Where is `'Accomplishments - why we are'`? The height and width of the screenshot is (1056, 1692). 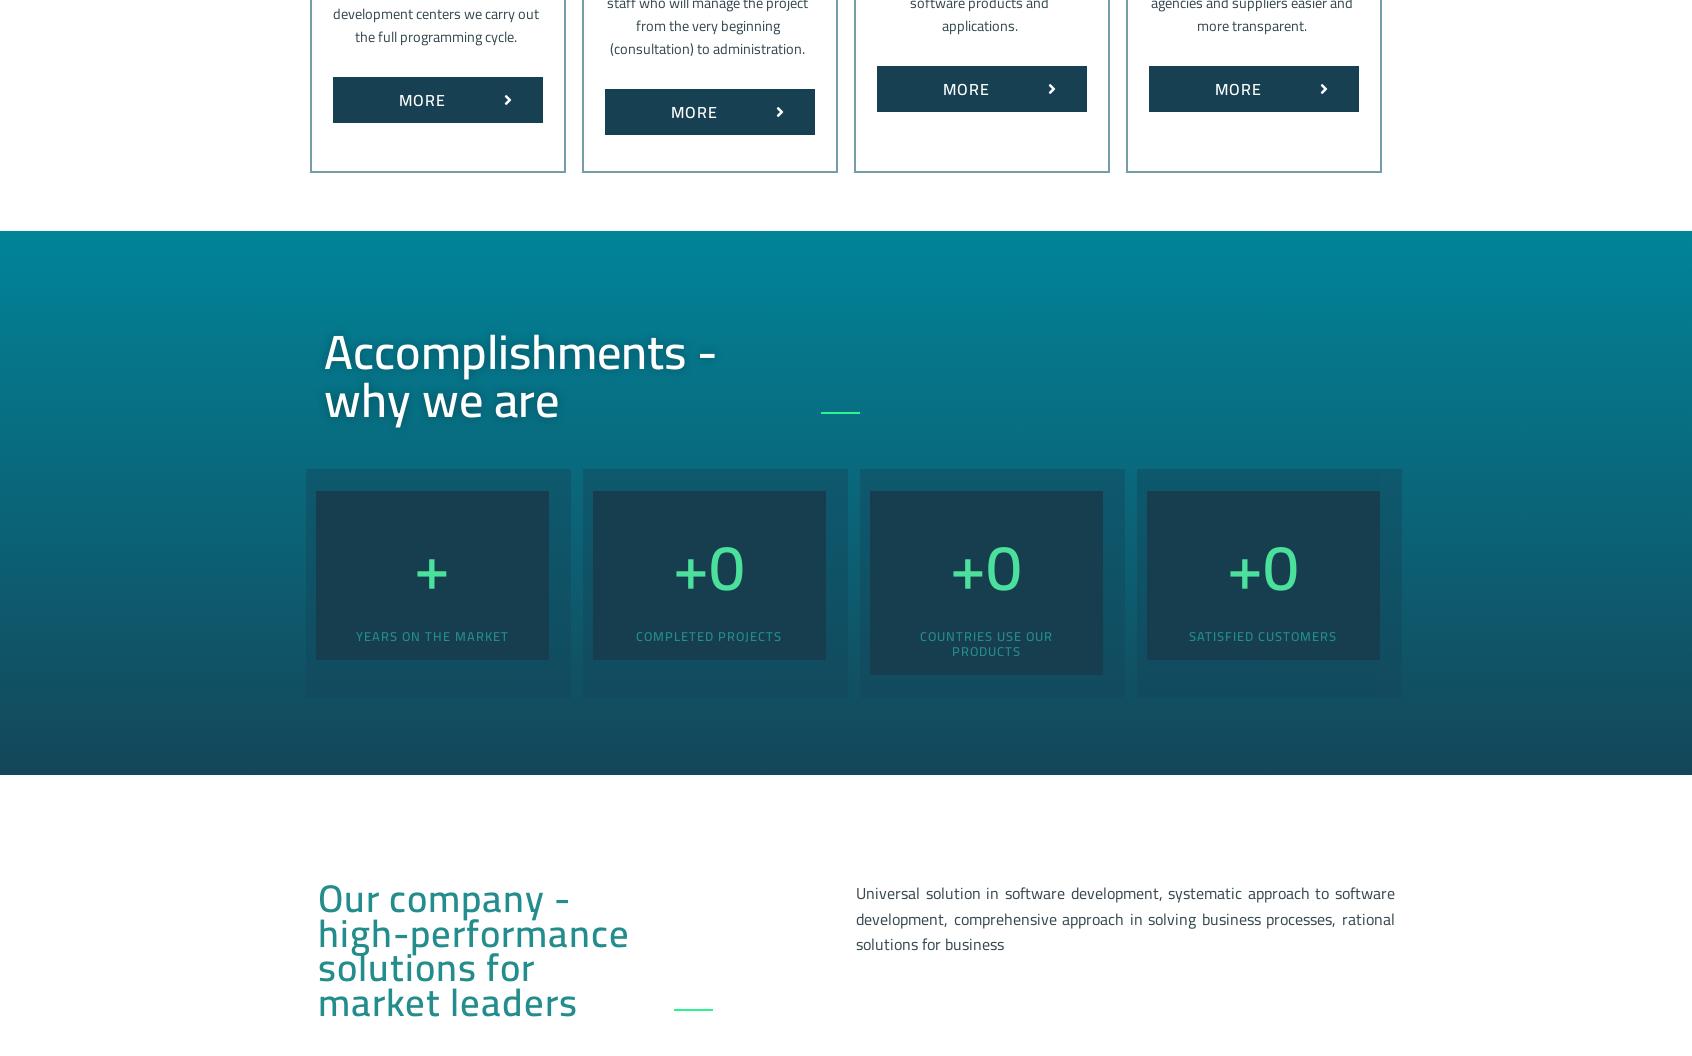
'Accomplishments - why we are' is located at coordinates (520, 373).